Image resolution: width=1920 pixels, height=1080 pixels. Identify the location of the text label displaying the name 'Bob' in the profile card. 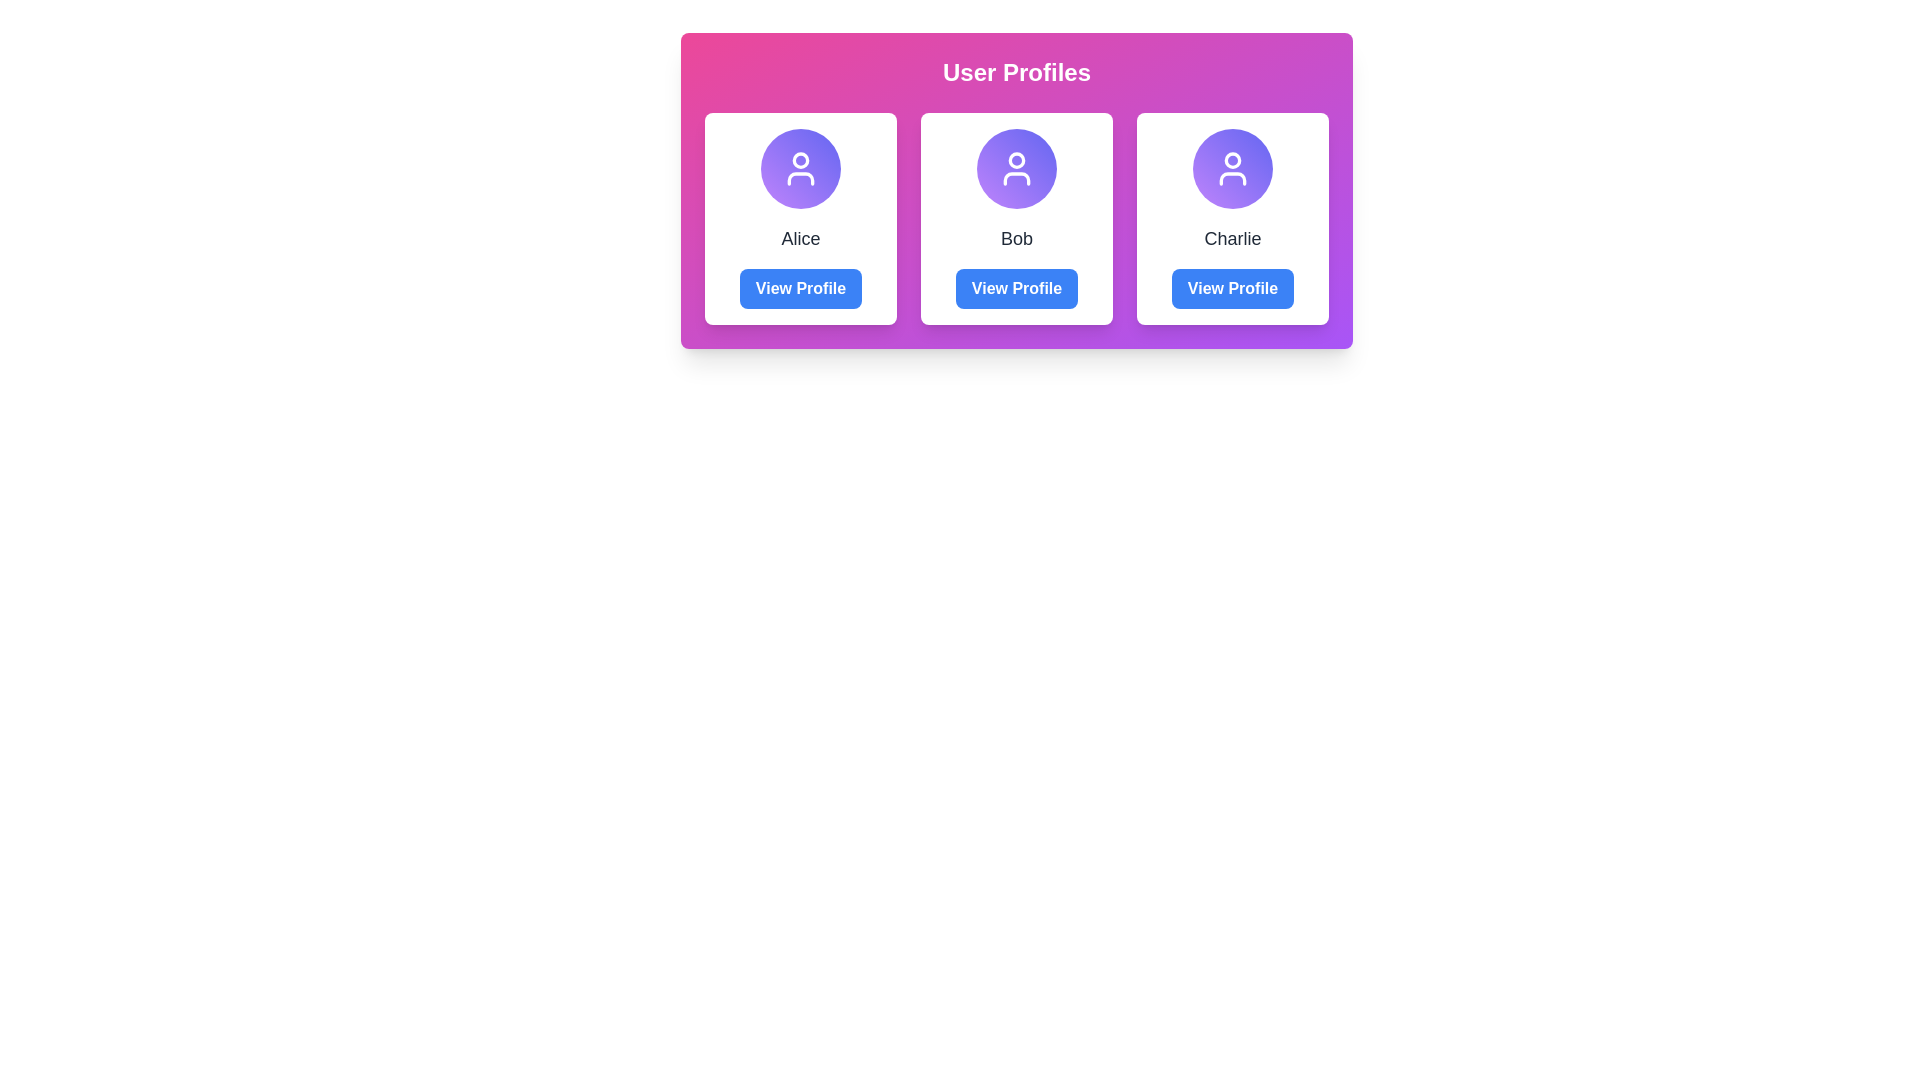
(1017, 238).